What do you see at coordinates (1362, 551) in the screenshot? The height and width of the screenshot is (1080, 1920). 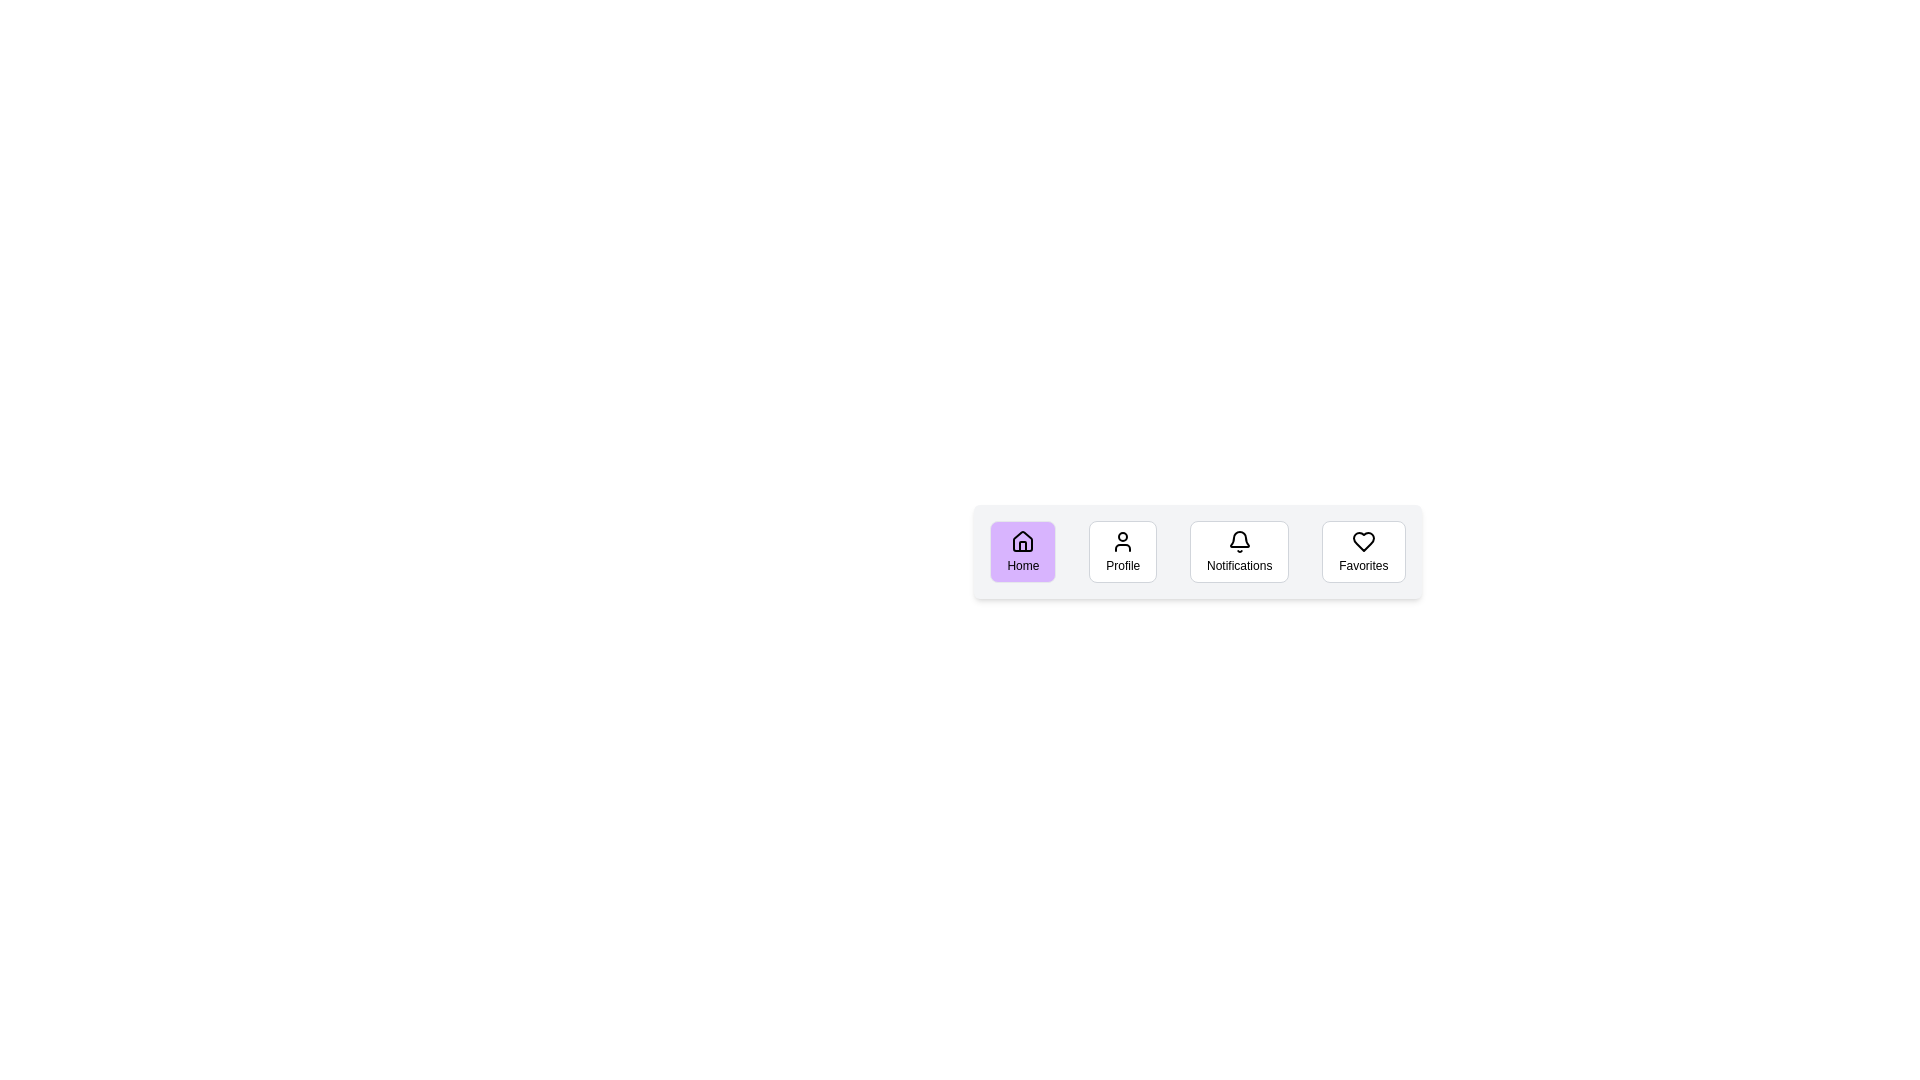 I see `the Favorites button to navigate to the corresponding section` at bounding box center [1362, 551].